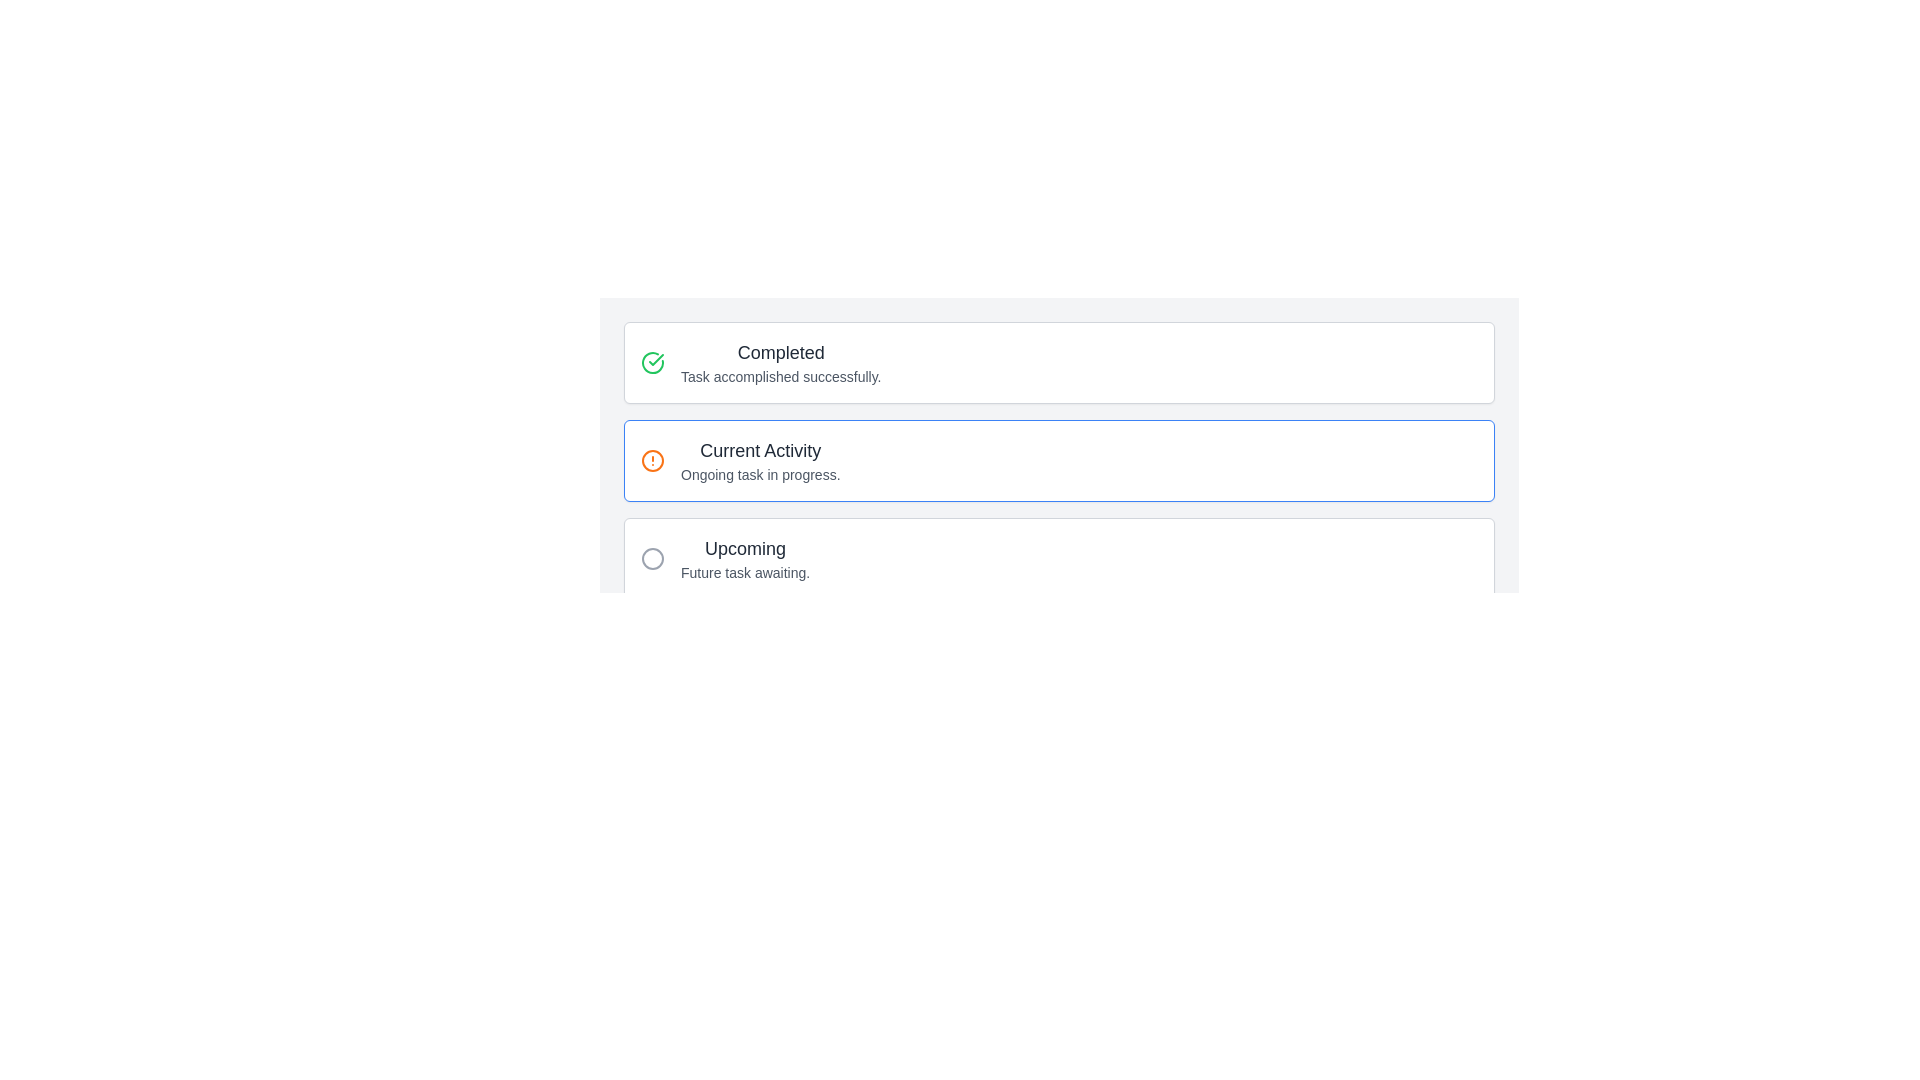 The width and height of the screenshot is (1920, 1080). What do you see at coordinates (780, 352) in the screenshot?
I see `the text label displaying 'Completed' which is part of the UI section titled 'Task accomplished successfully.'` at bounding box center [780, 352].